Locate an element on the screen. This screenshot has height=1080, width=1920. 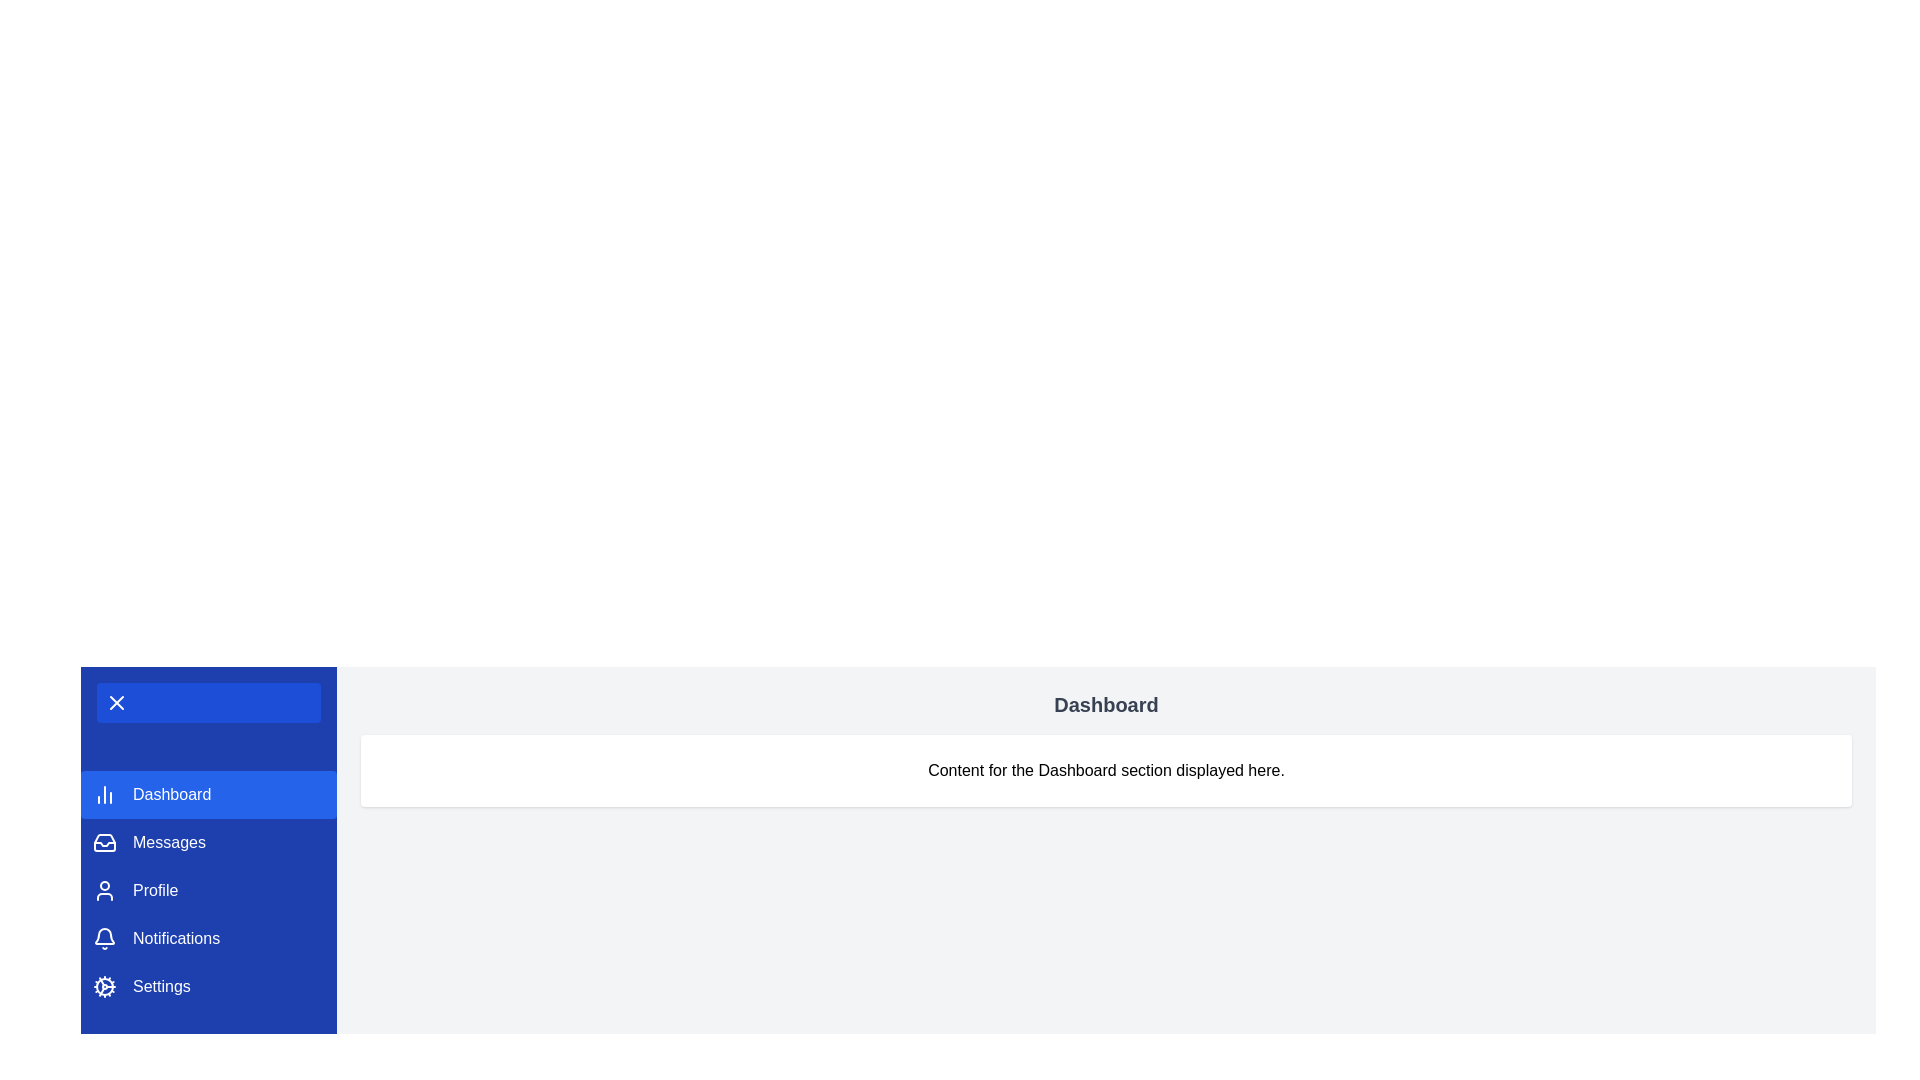
the cog-shaped settings icon located on the left-side navigation menu, positioned is located at coordinates (104, 986).